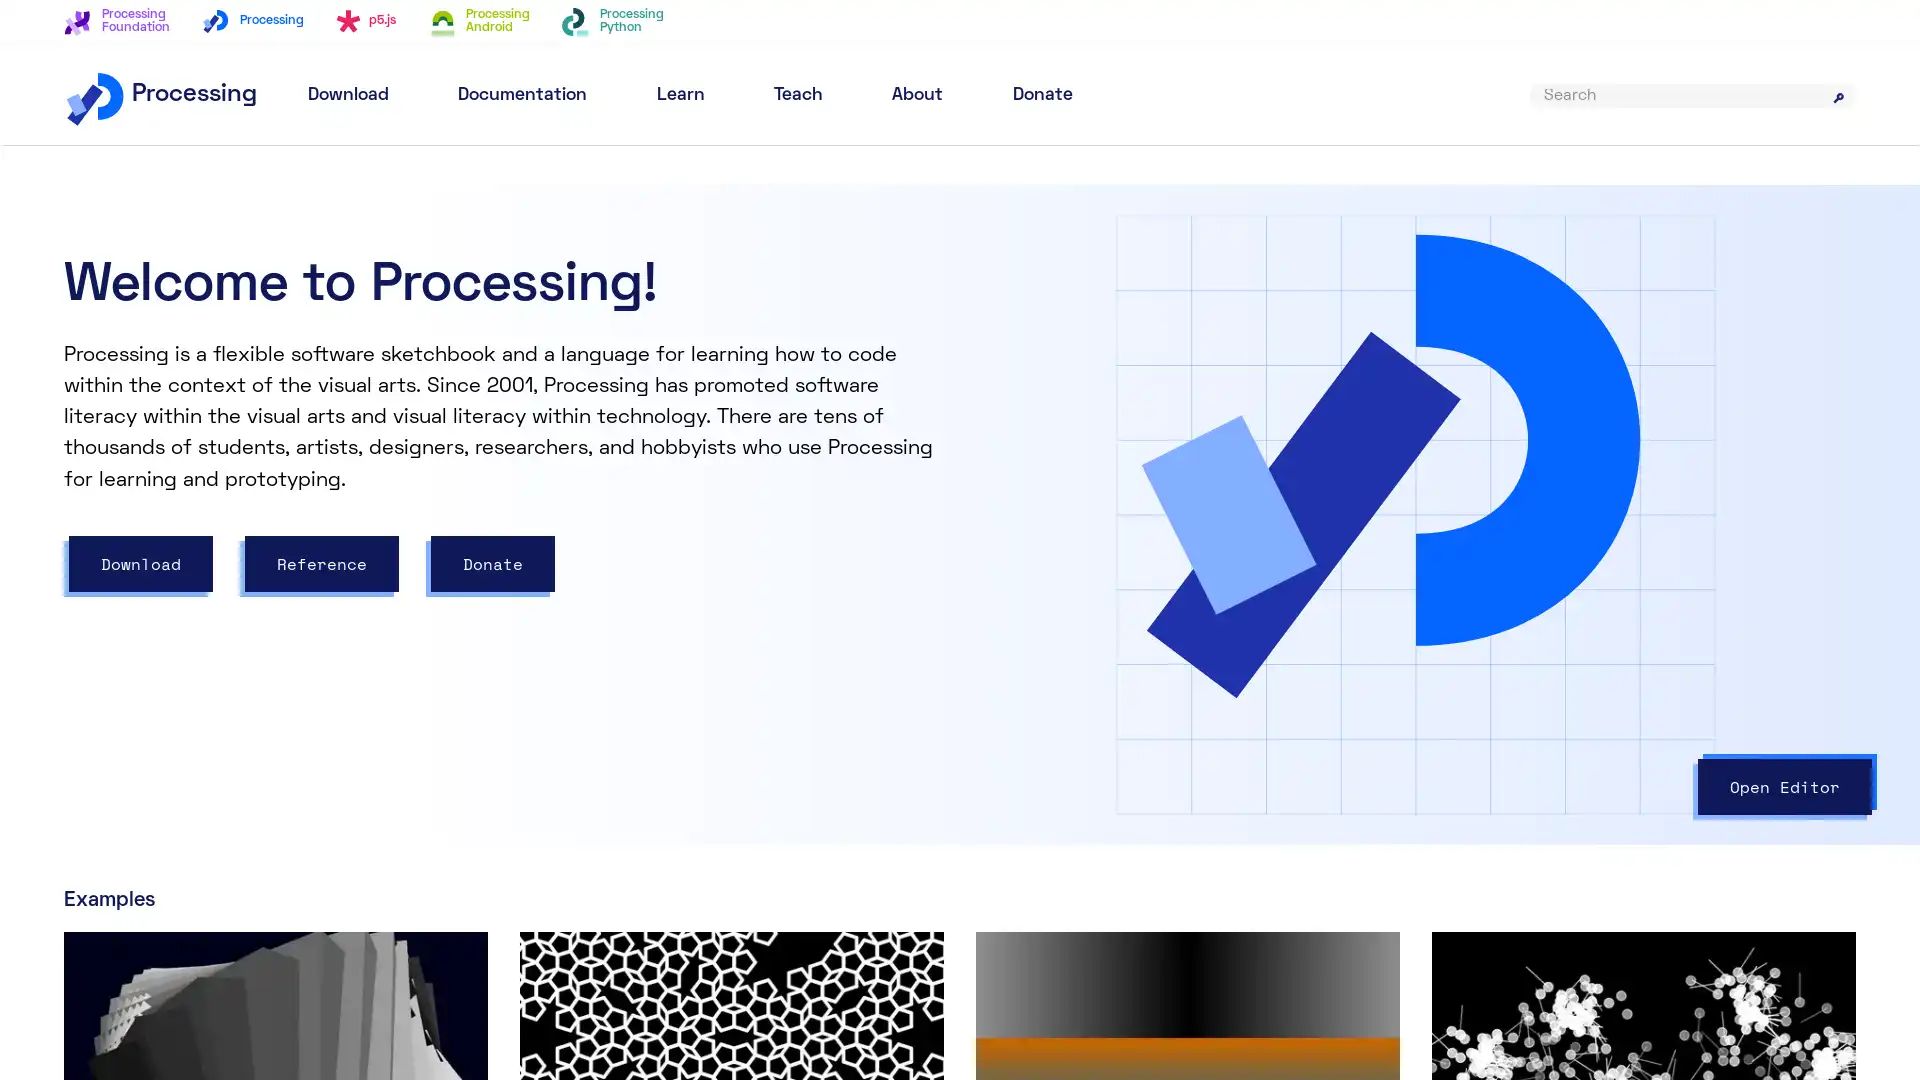 The image size is (1920, 1080). What do you see at coordinates (1166, 524) in the screenshot?
I see `change position` at bounding box center [1166, 524].